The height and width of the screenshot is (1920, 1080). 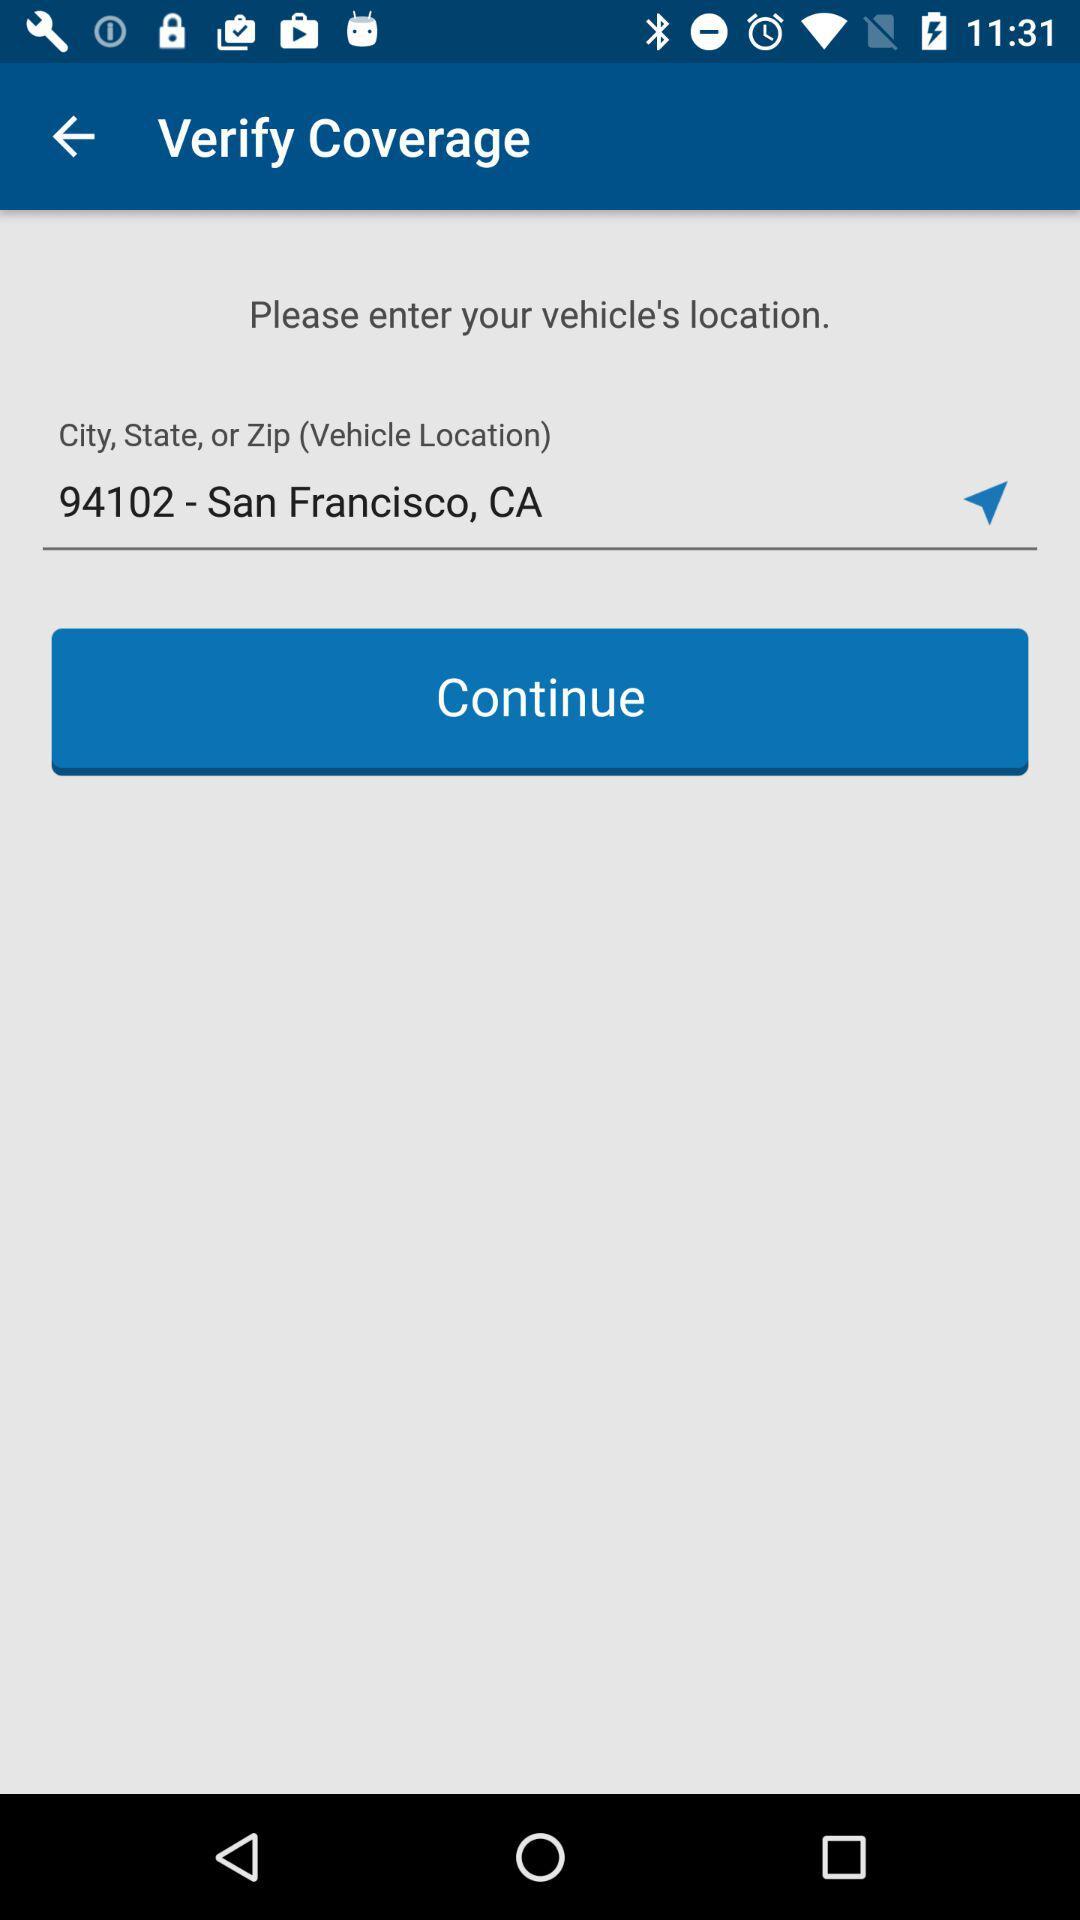 I want to click on the navigation icon, so click(x=984, y=502).